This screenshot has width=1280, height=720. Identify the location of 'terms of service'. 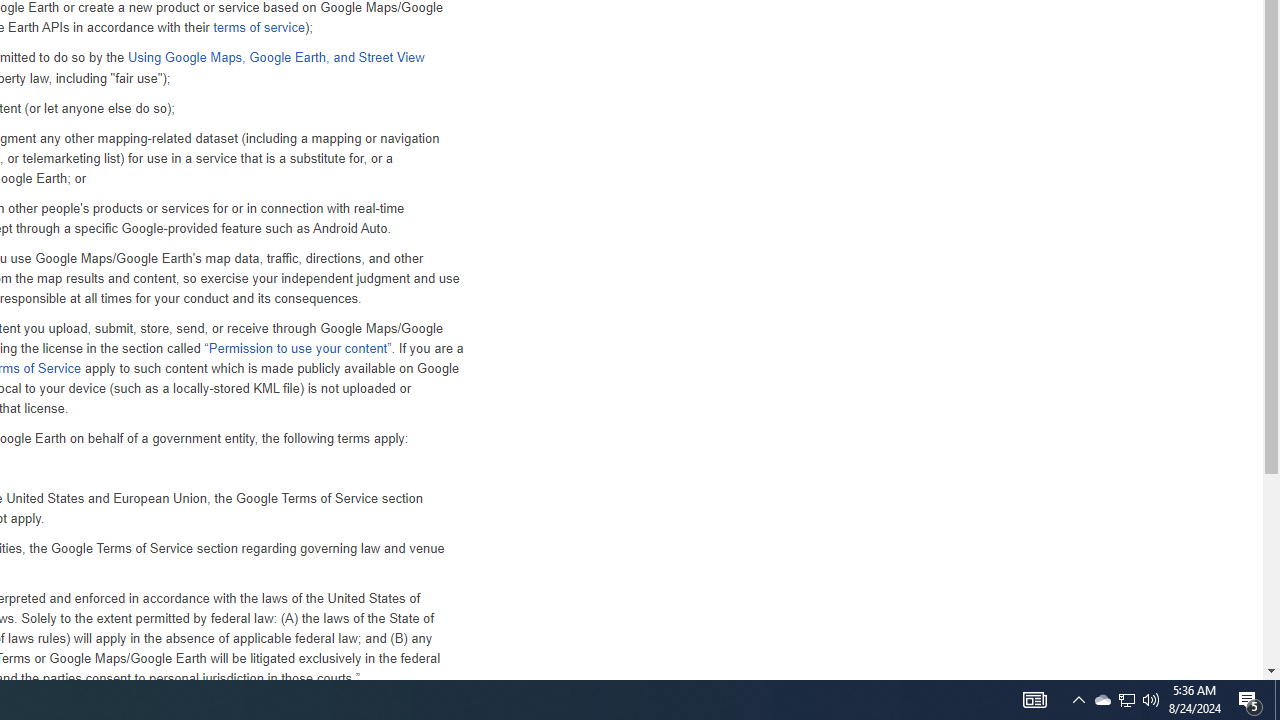
(257, 28).